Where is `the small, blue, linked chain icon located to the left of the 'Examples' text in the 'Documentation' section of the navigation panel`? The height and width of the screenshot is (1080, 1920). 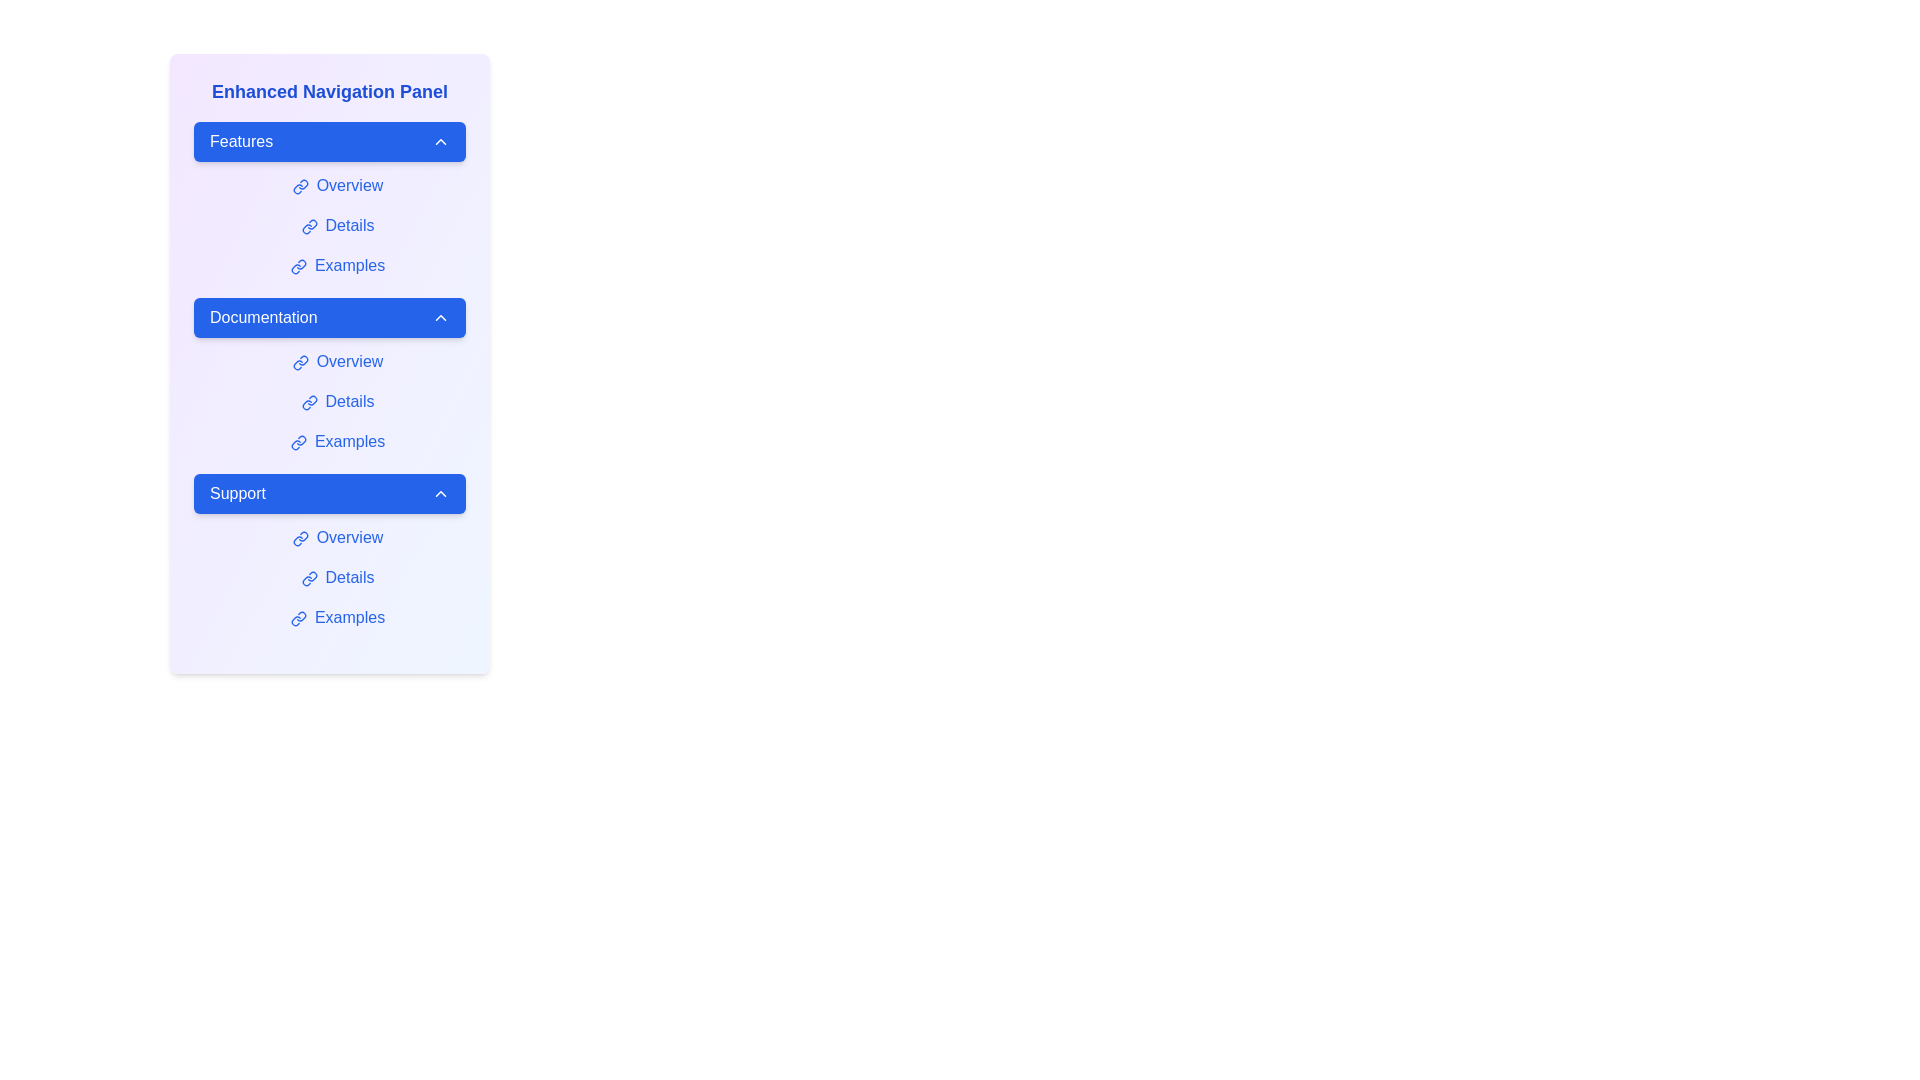 the small, blue, linked chain icon located to the left of the 'Examples' text in the 'Documentation' section of the navigation panel is located at coordinates (297, 441).